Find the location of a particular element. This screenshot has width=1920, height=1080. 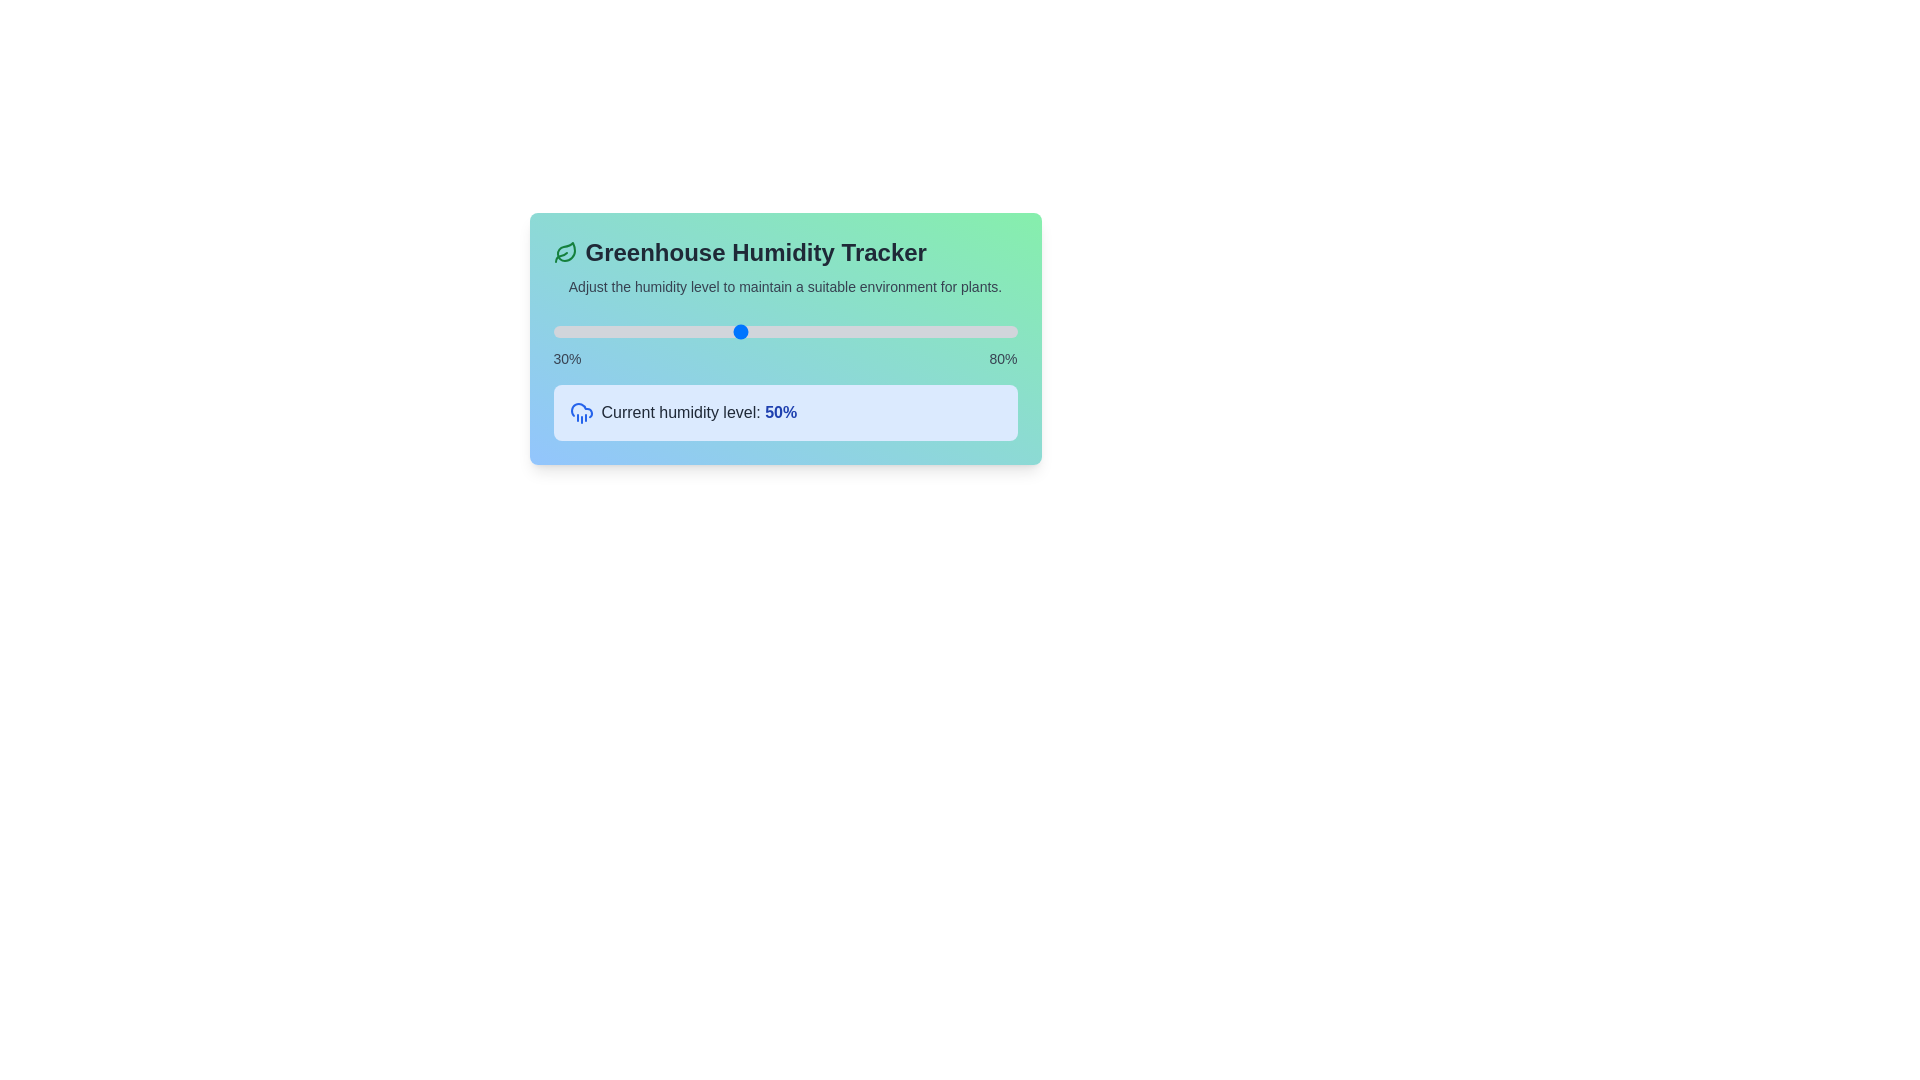

the humidity level to 30% using the slider is located at coordinates (553, 330).